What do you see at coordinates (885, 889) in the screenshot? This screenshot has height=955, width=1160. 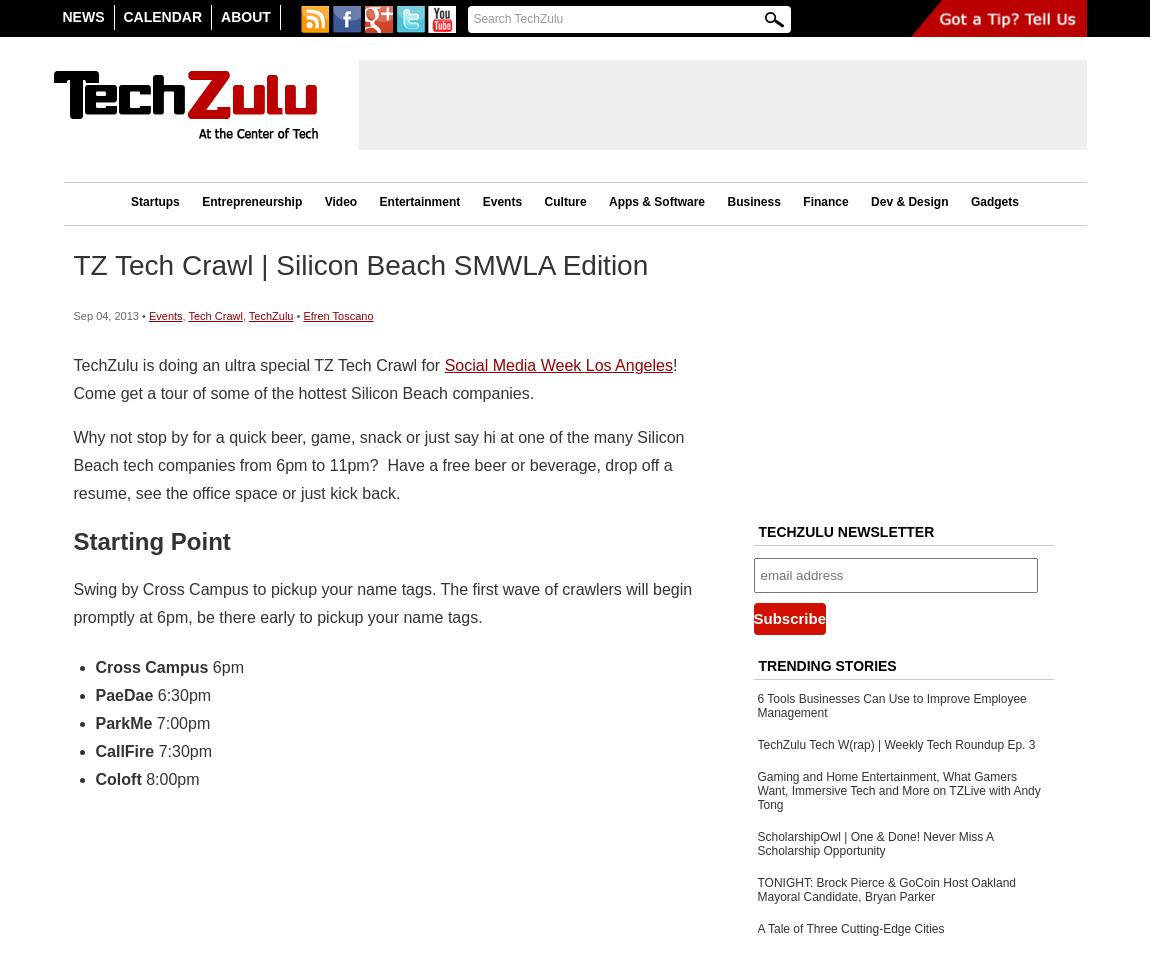 I see `'TONIGHT: Brock Pierce & GoCoin Host Oakland Mayoral Candidate, Bryan Parker'` at bounding box center [885, 889].